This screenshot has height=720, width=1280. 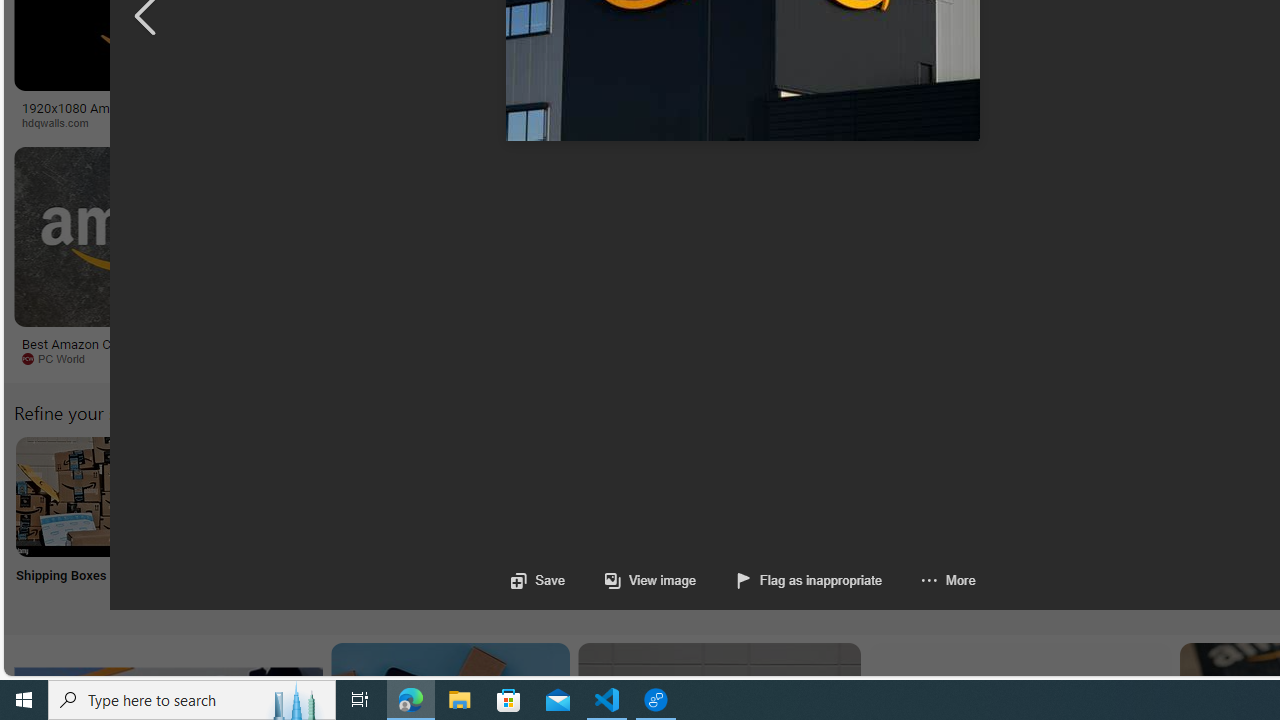 What do you see at coordinates (927, 580) in the screenshot?
I see `'More'` at bounding box center [927, 580].